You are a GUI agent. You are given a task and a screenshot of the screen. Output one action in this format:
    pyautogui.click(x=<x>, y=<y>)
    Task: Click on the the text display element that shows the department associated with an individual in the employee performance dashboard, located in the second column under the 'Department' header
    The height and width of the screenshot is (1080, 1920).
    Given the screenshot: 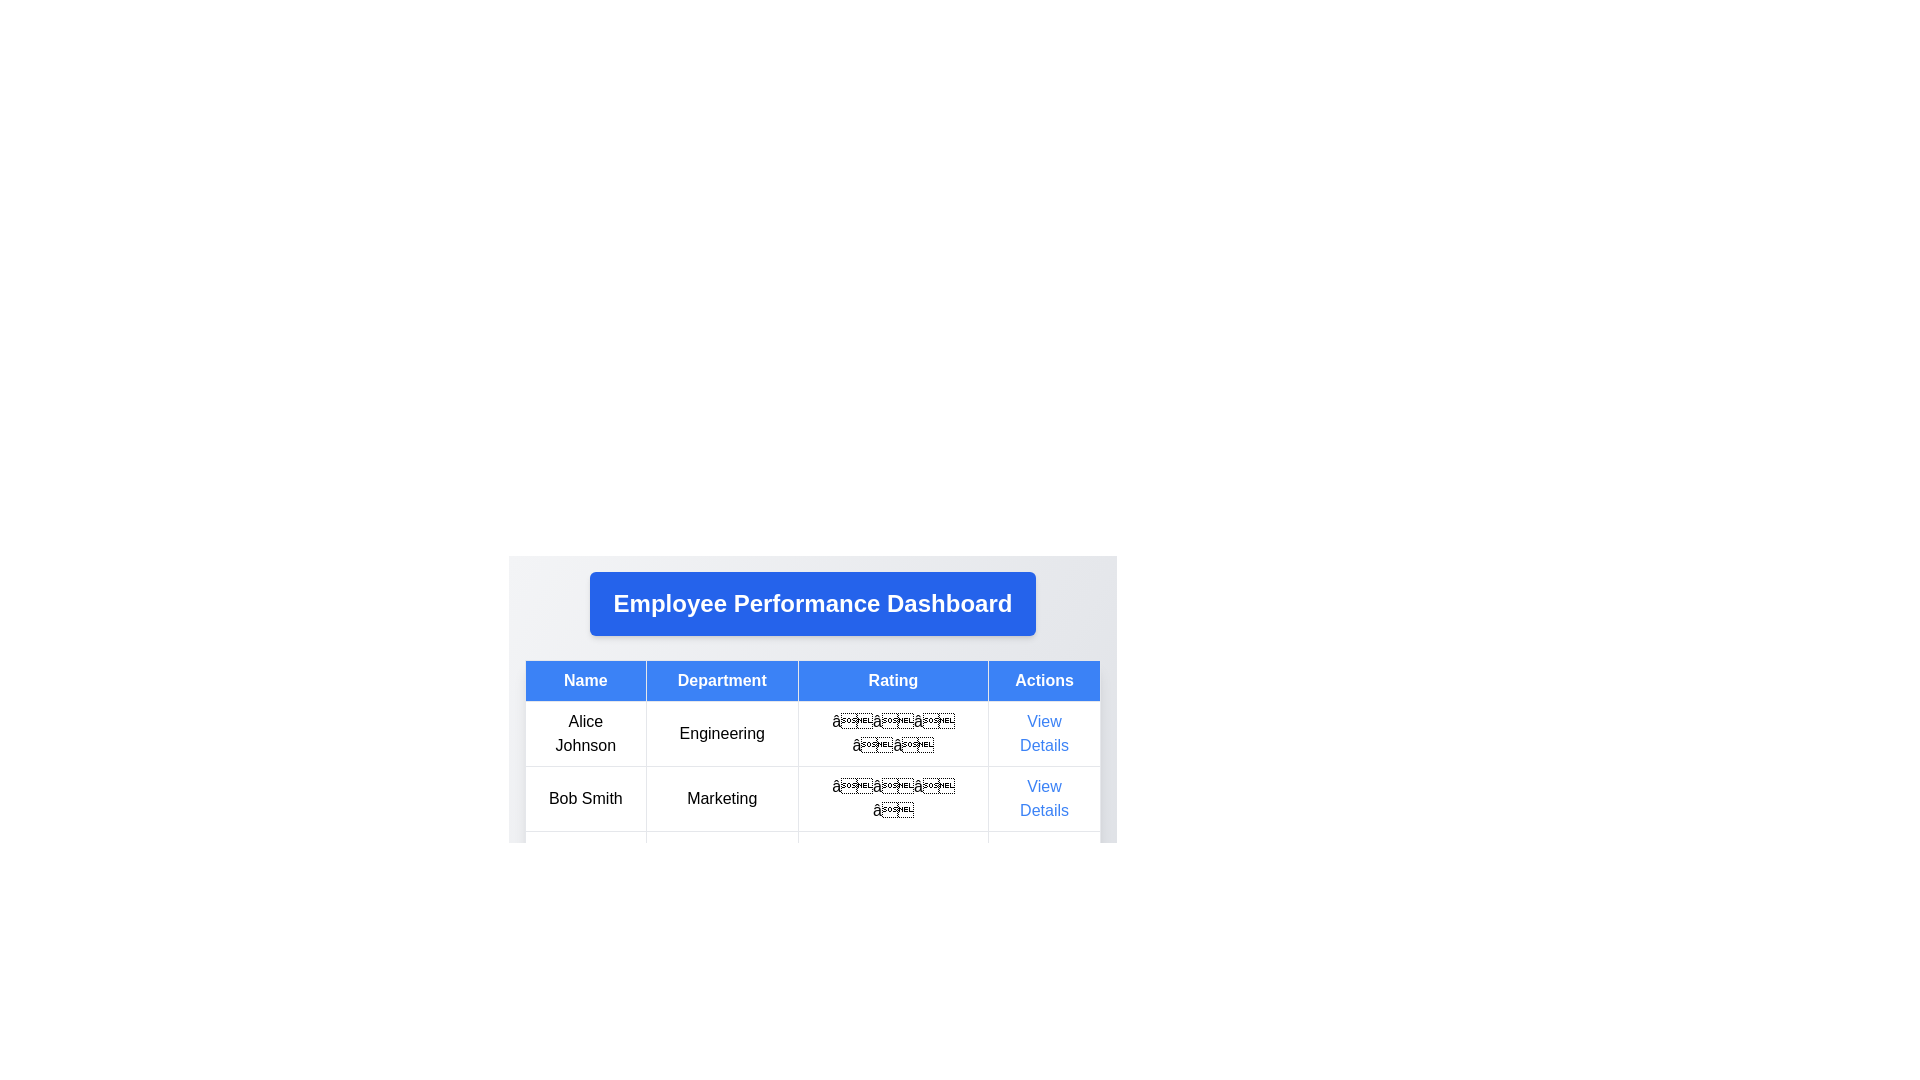 What is the action you would take?
    pyautogui.click(x=721, y=733)
    